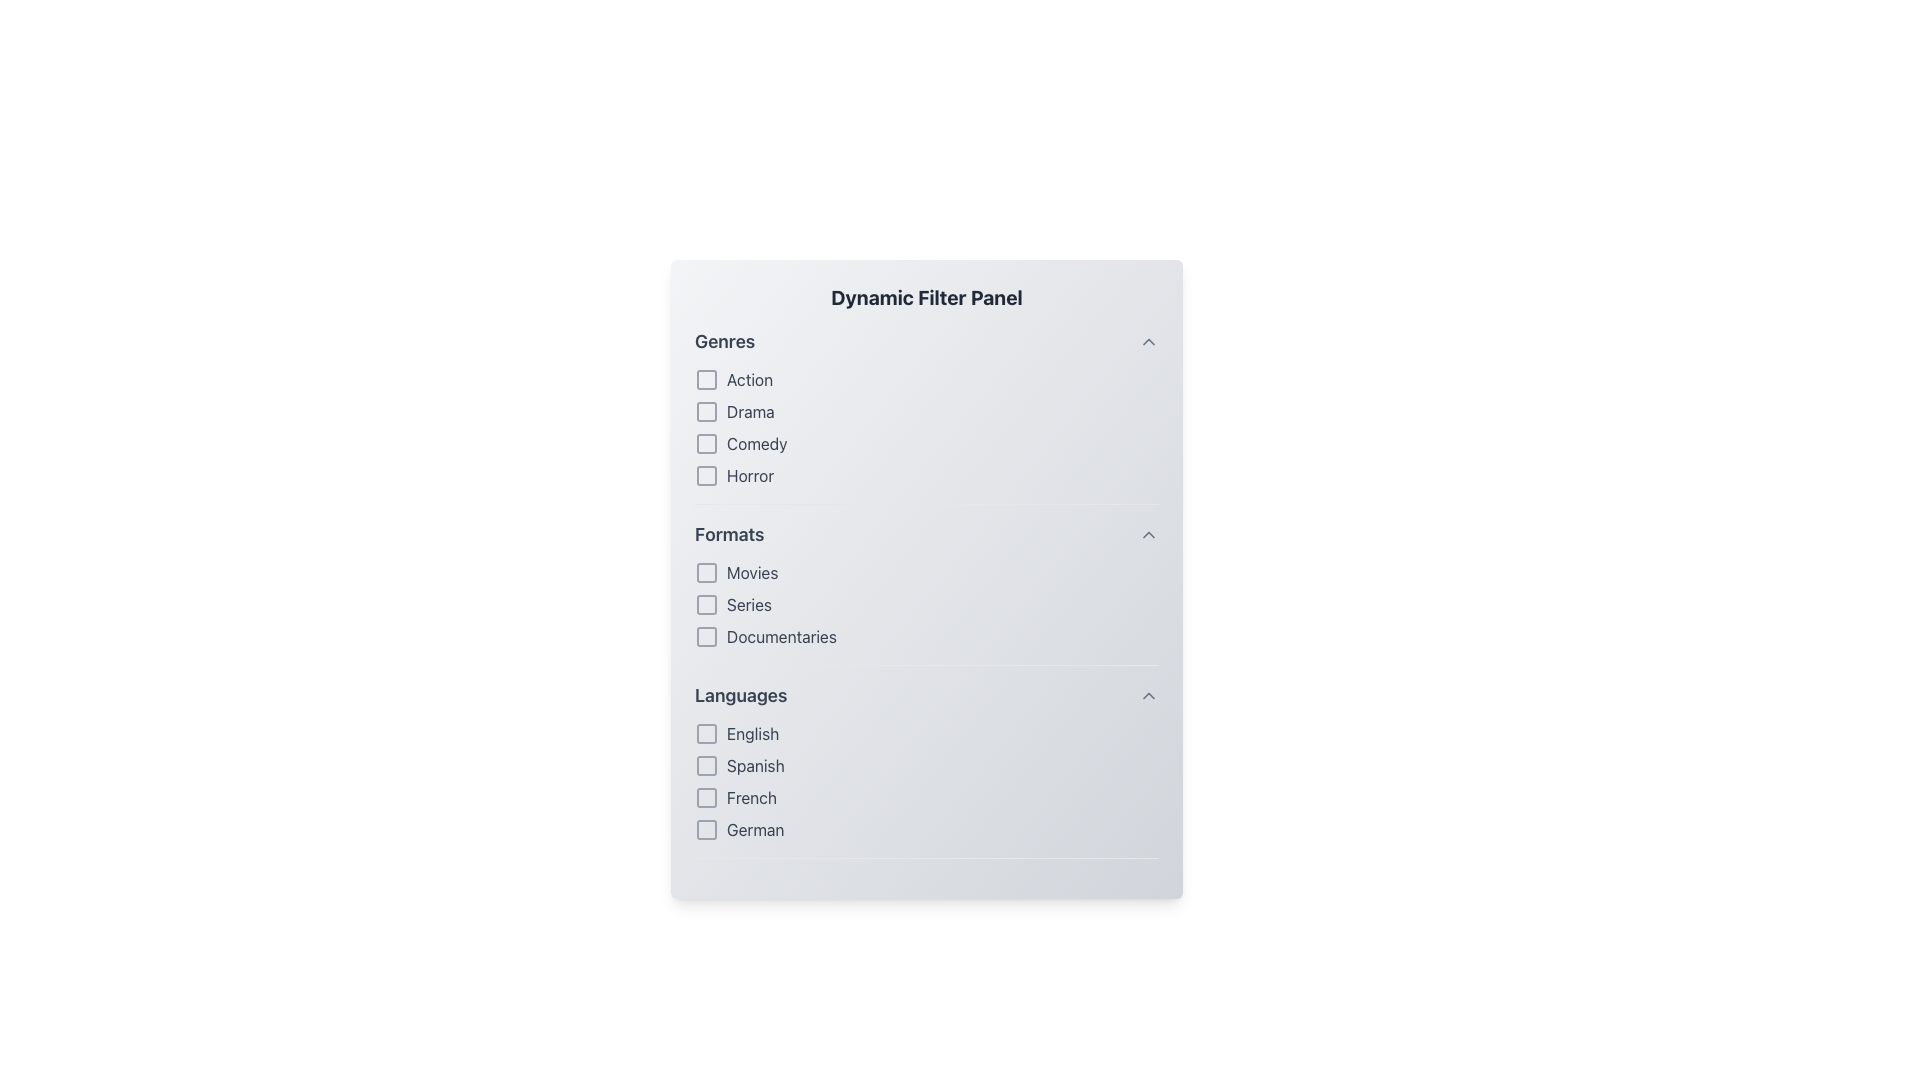  Describe the element at coordinates (925, 604) in the screenshot. I see `the 'Series' checkbox in the 'Formats' section` at that location.